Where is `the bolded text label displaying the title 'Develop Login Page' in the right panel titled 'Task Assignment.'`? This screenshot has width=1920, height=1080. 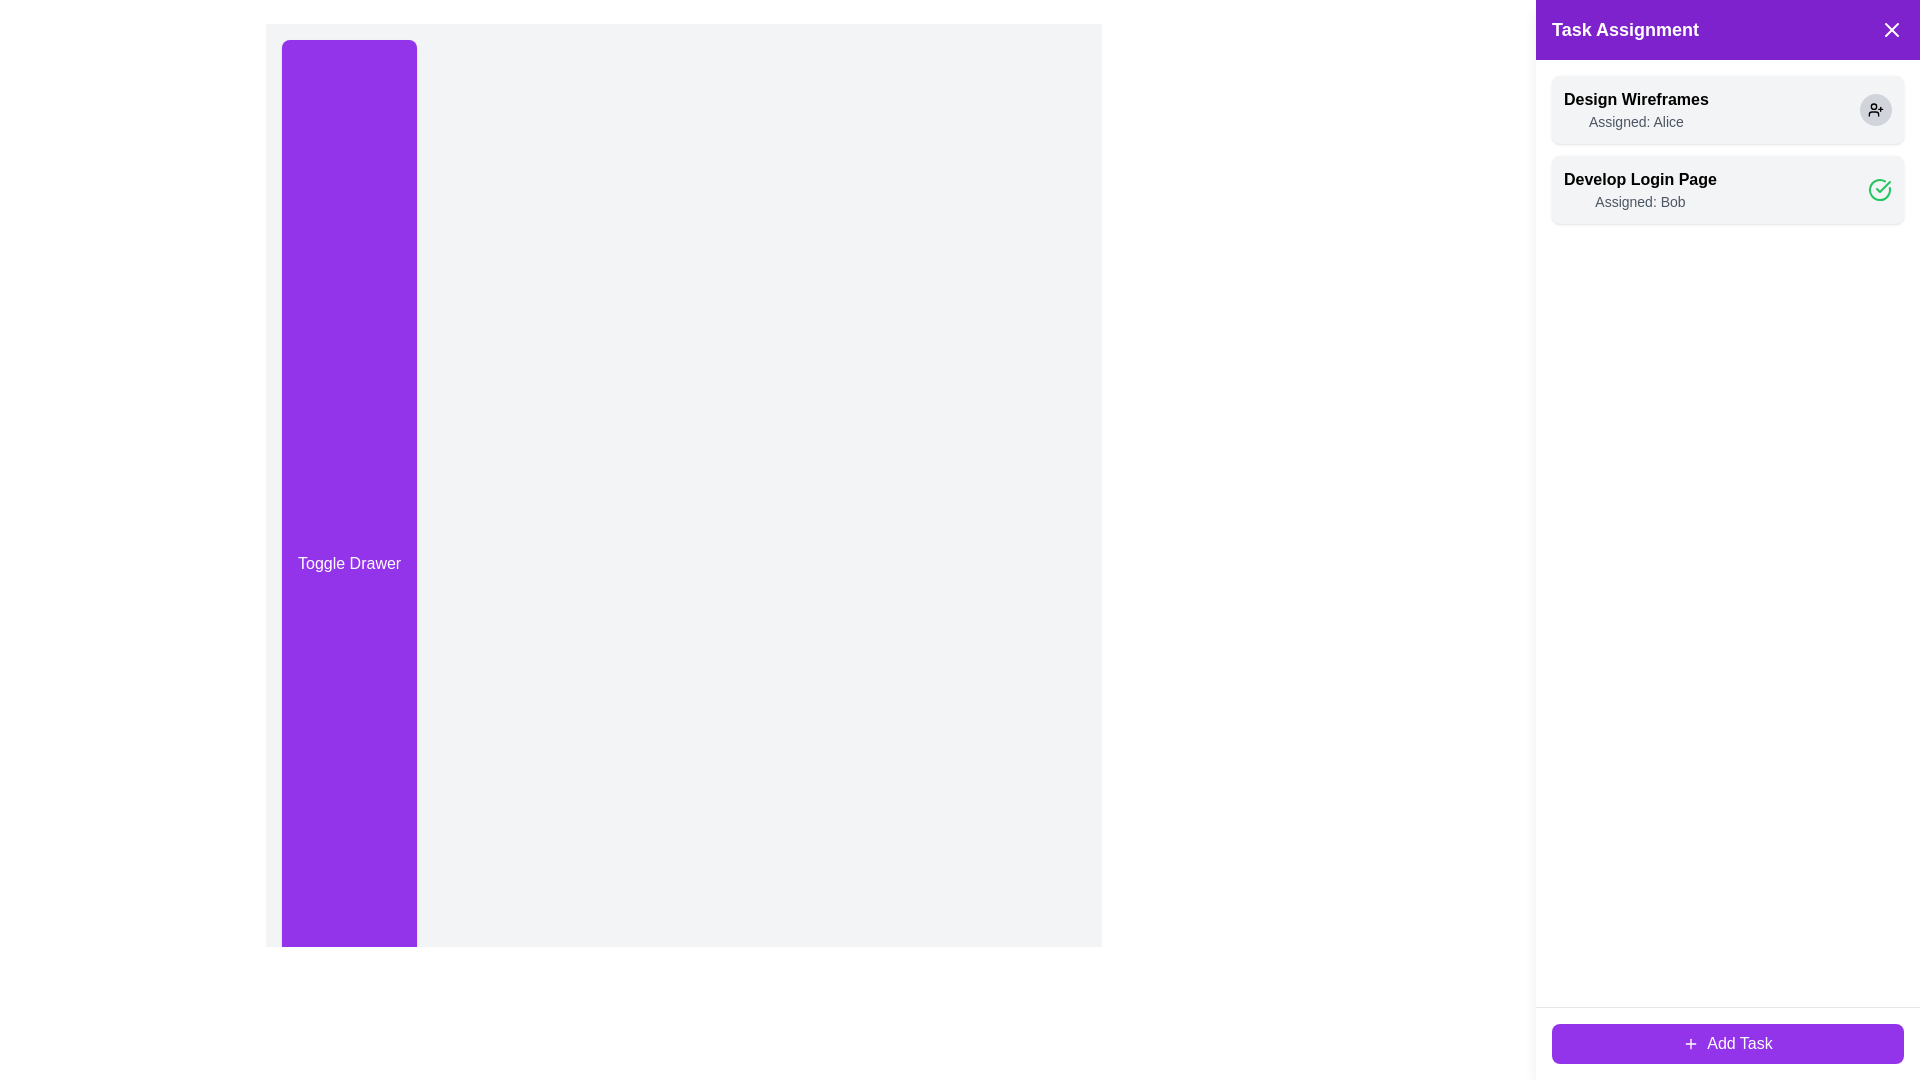 the bolded text label displaying the title 'Develop Login Page' in the right panel titled 'Task Assignment.' is located at coordinates (1640, 180).